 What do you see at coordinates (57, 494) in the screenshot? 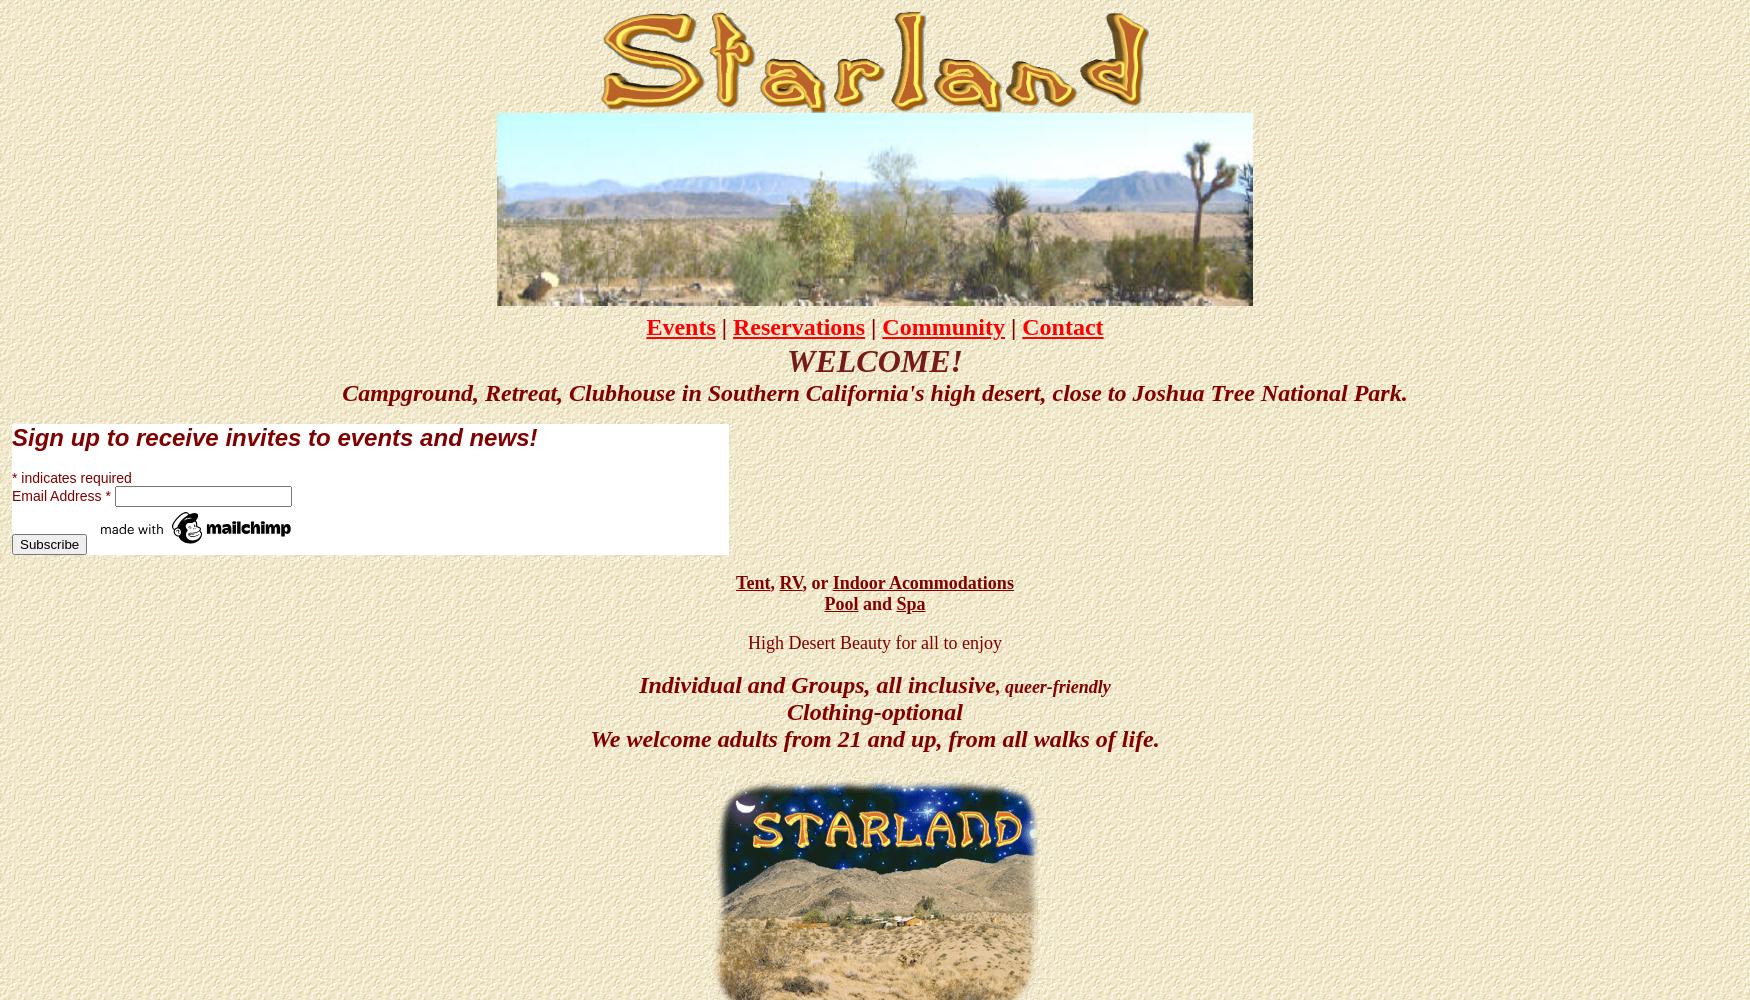
I see `'Email Address'` at bounding box center [57, 494].